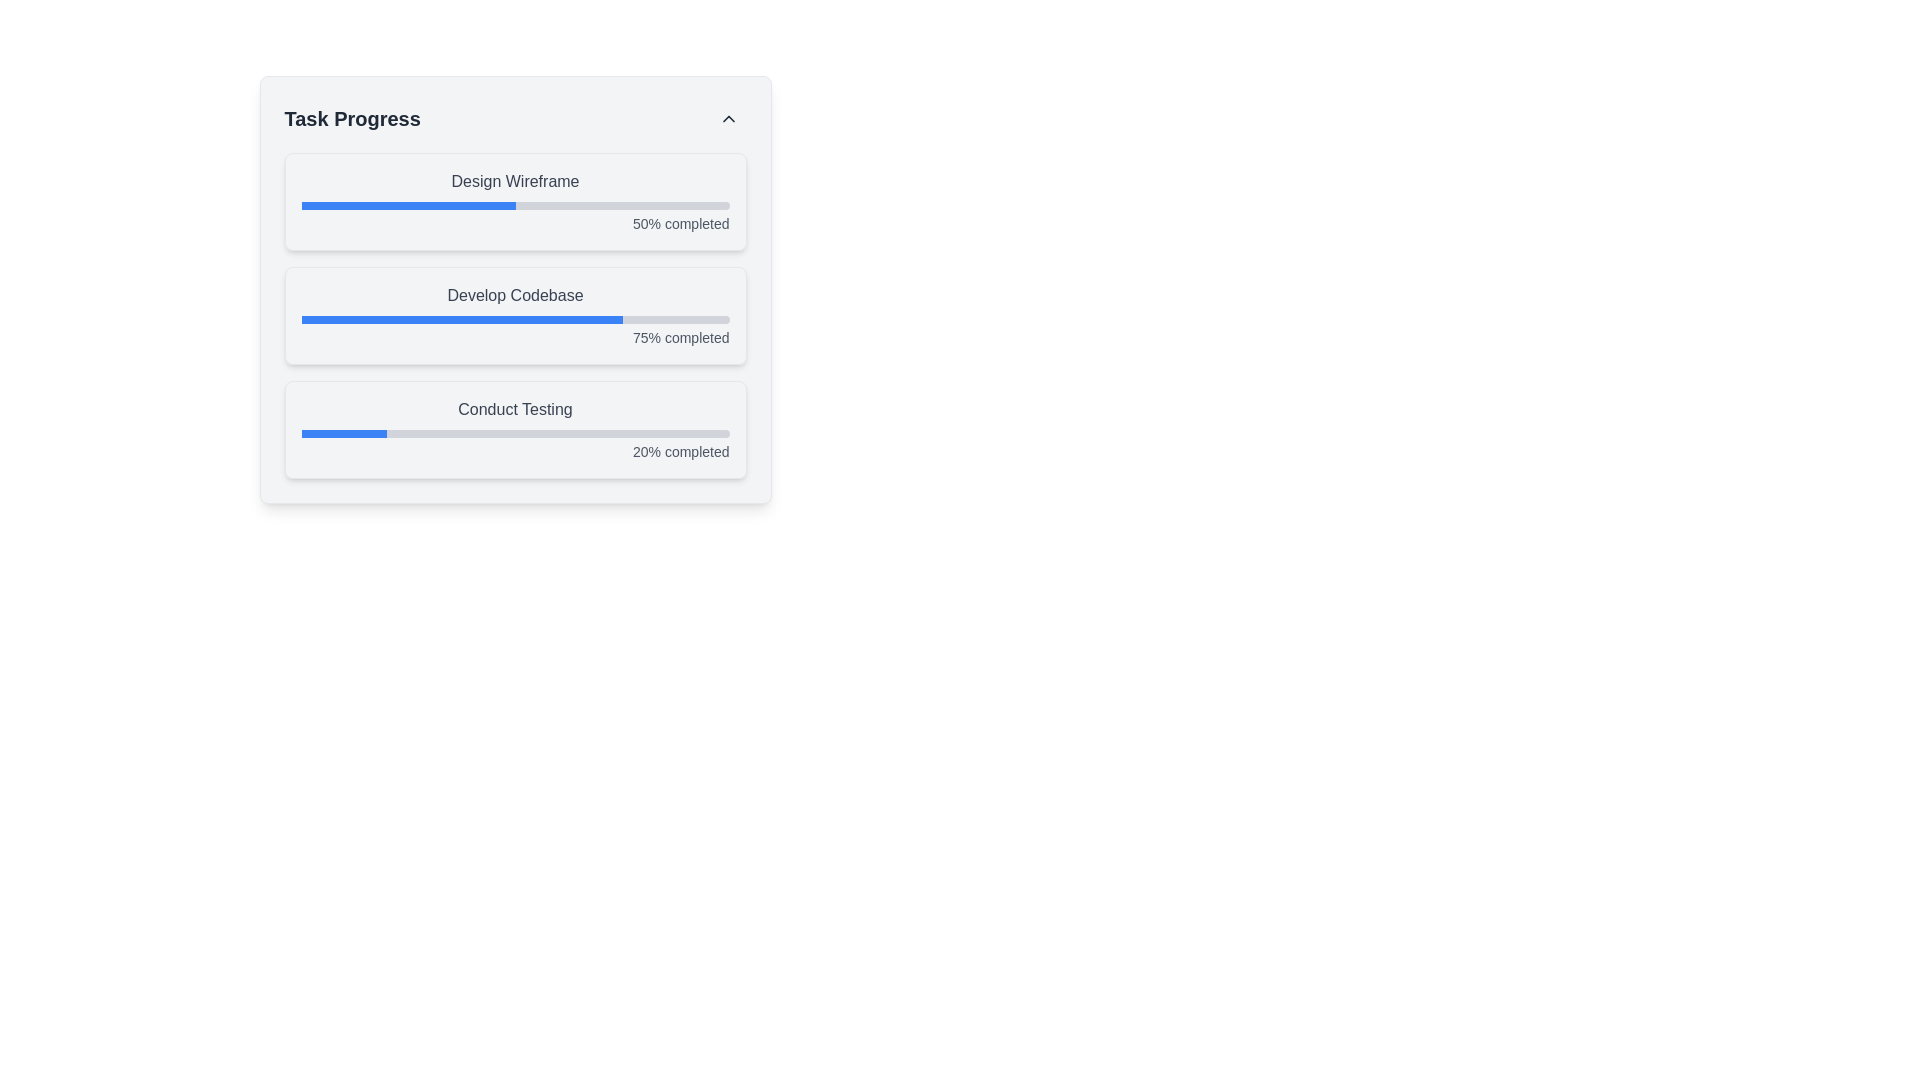  What do you see at coordinates (727, 119) in the screenshot?
I see `the Chevron icon (SVG) located in the top-right corner of the interface` at bounding box center [727, 119].